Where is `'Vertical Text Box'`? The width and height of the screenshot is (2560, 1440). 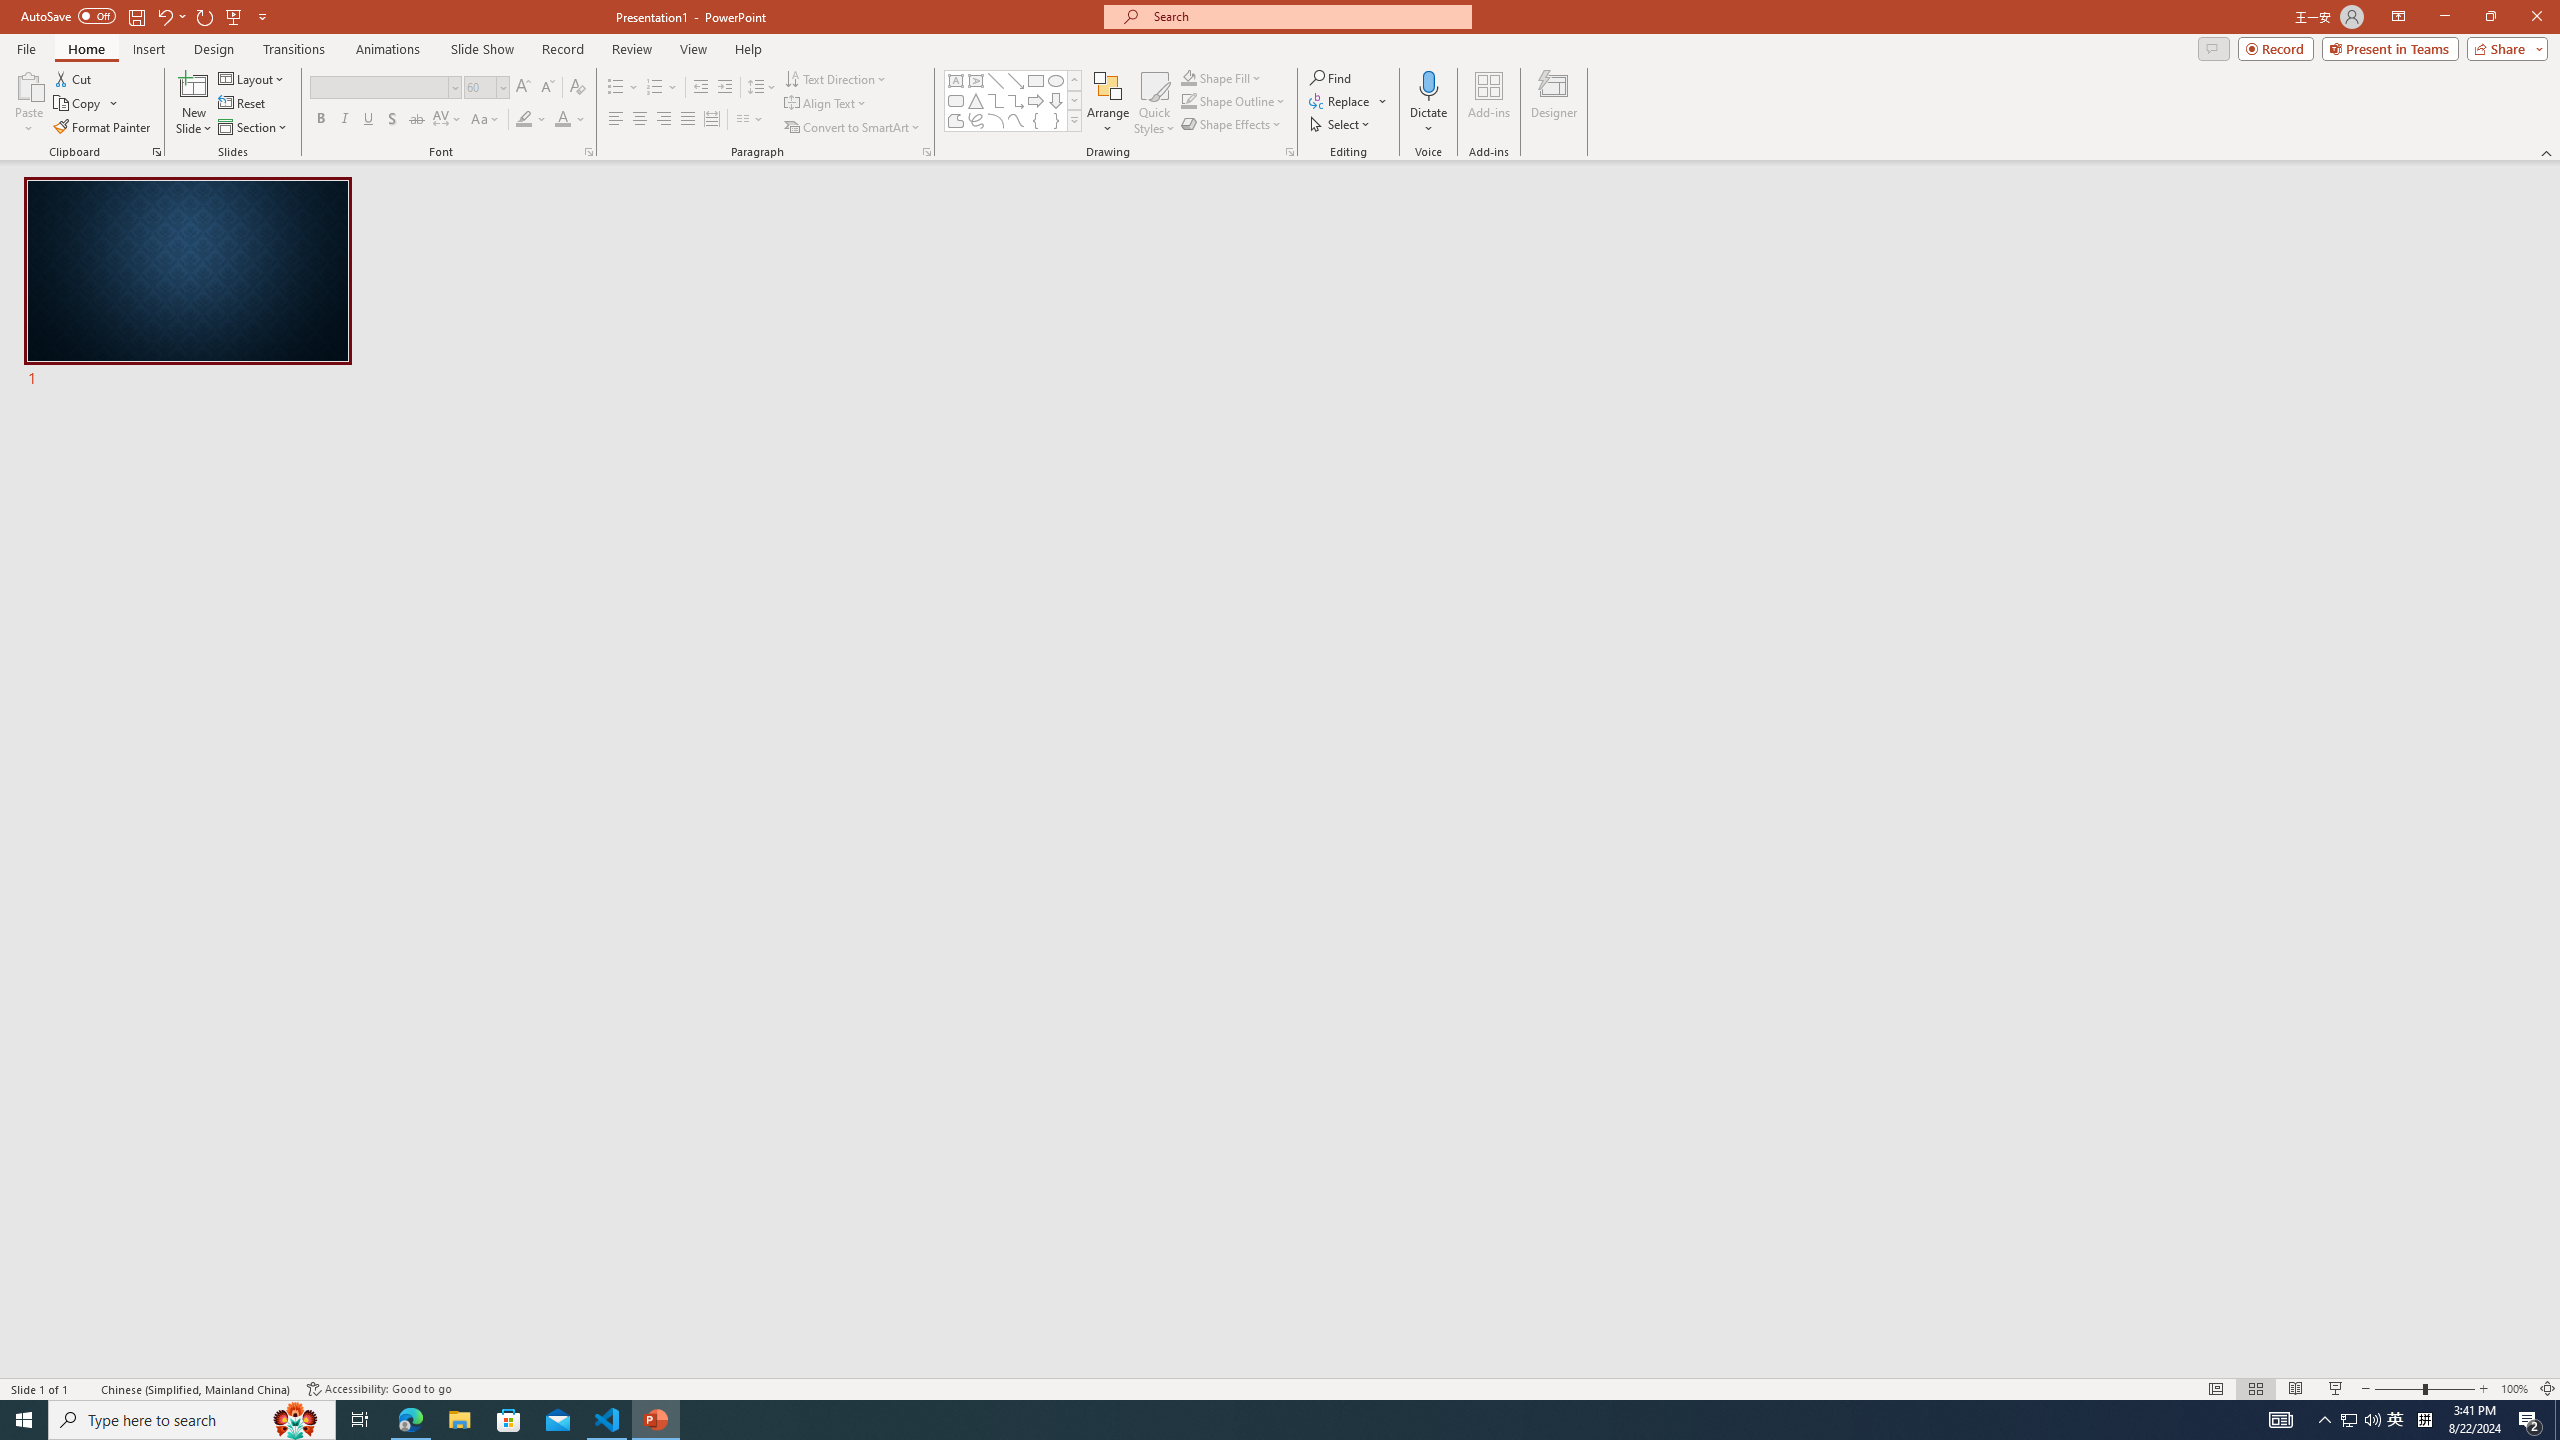
'Vertical Text Box' is located at coordinates (974, 80).